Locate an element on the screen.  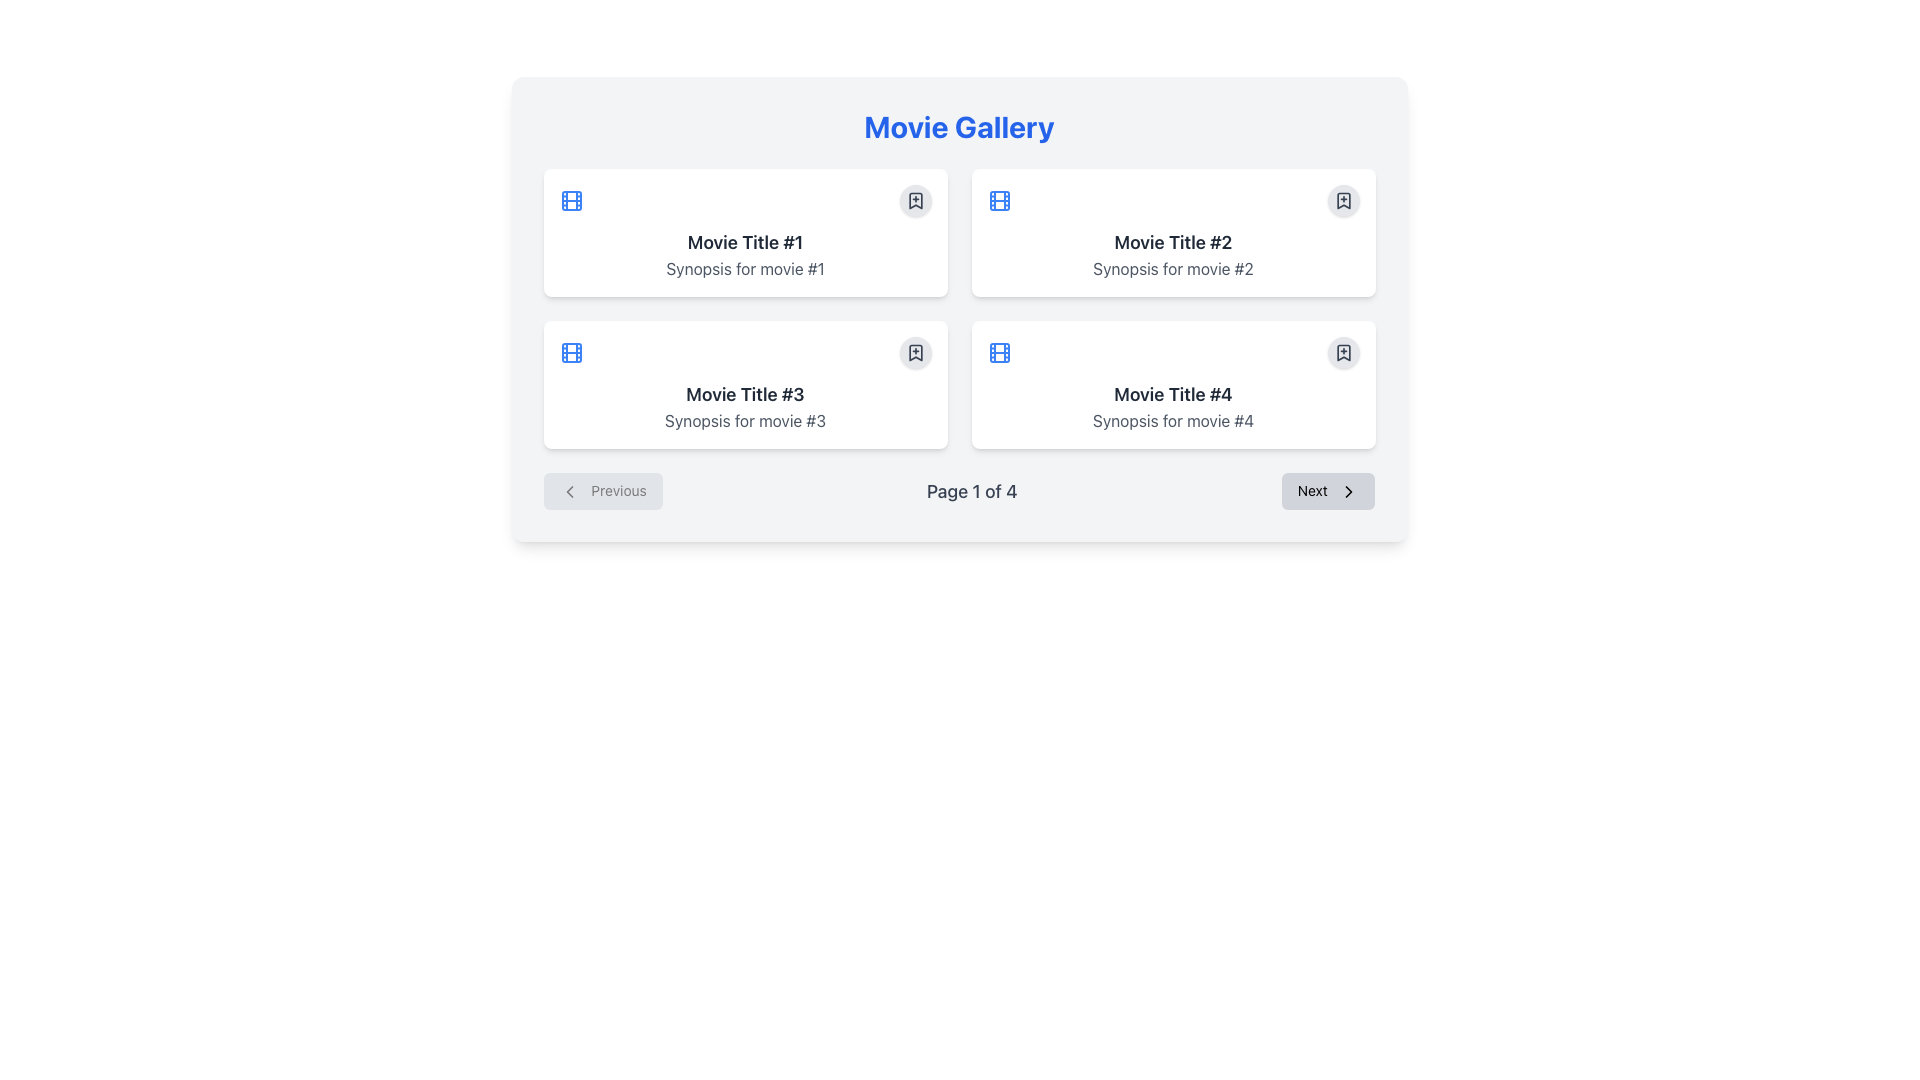
the text providing a brief summary or description for Movie #4, located under the bold header 'Movie Title #4' in the lower-right card of the movie details grid is located at coordinates (1173, 419).